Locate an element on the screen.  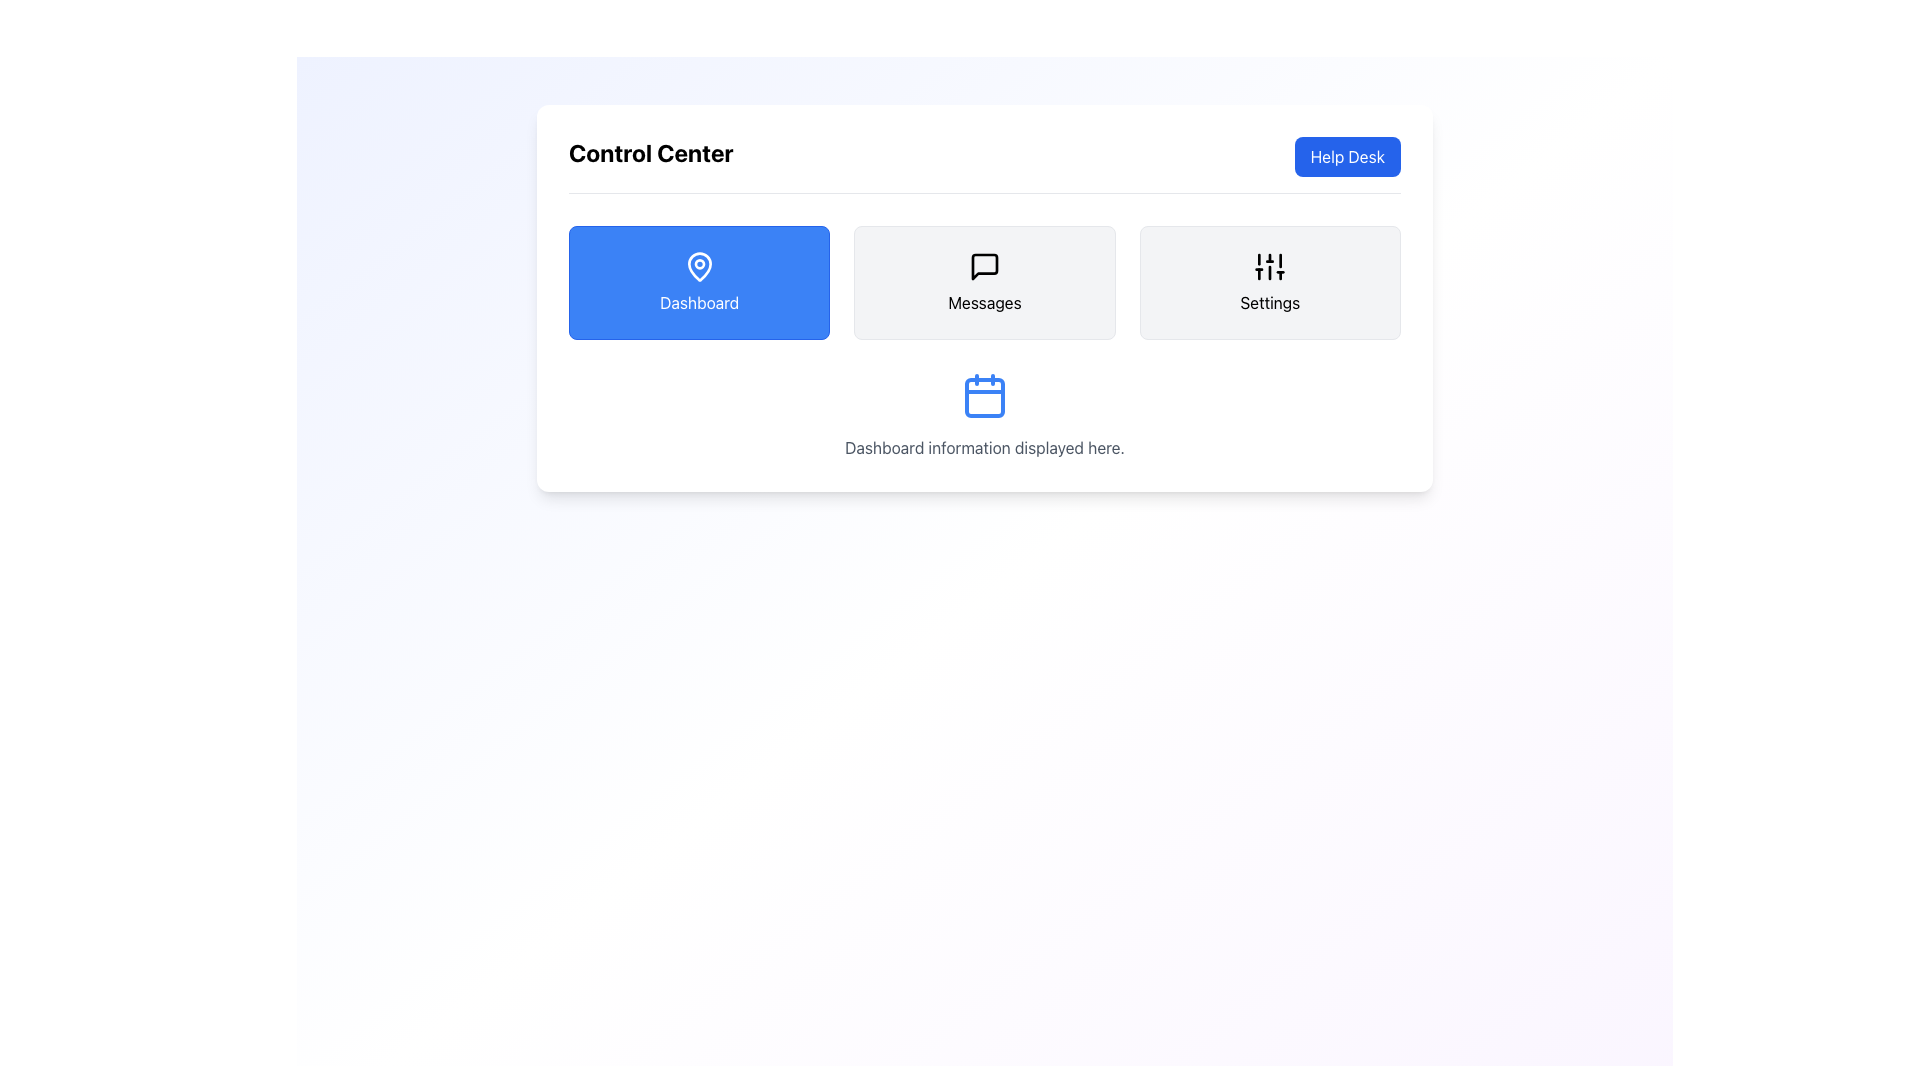
the static text label that reads 'Dashboard information displayed here.' which is centered below the blue calendar icon is located at coordinates (984, 446).